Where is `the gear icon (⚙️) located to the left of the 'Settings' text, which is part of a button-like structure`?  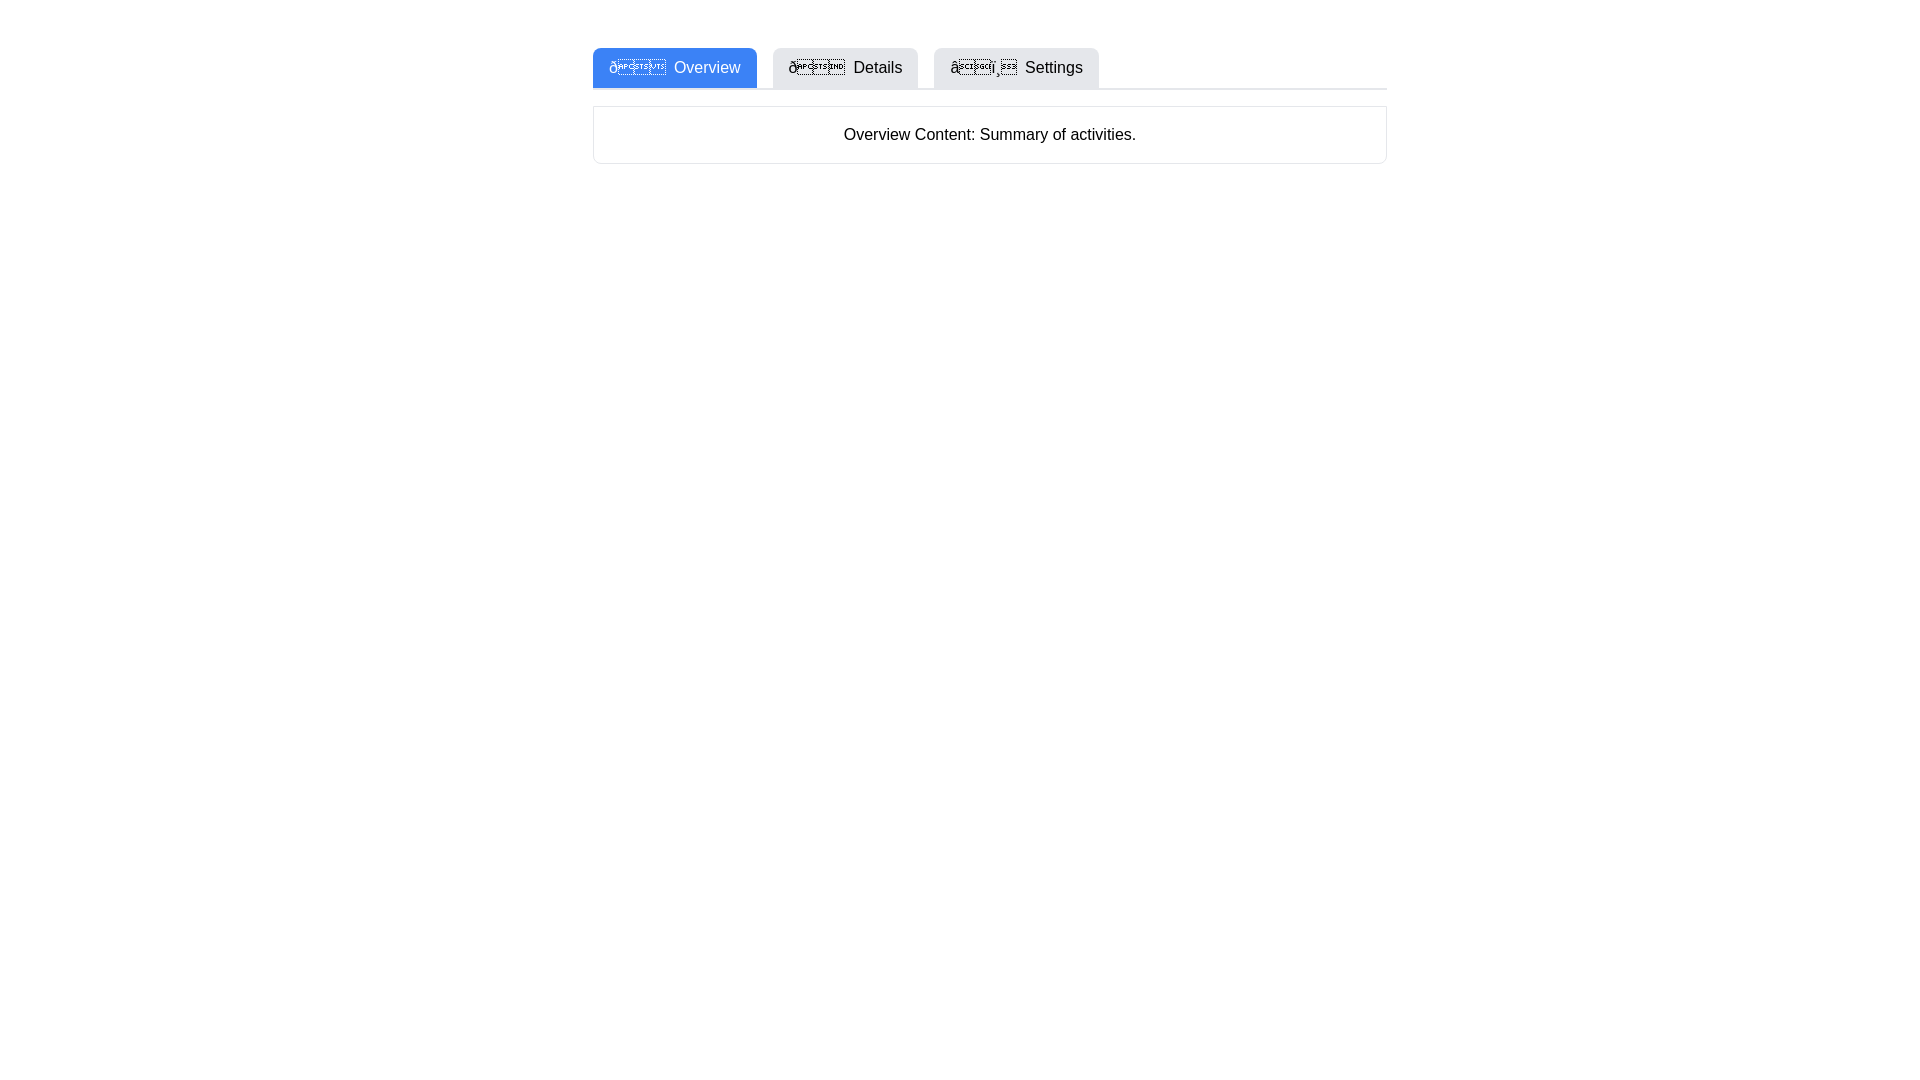
the gear icon (⚙️) located to the left of the 'Settings' text, which is part of a button-like structure is located at coordinates (983, 66).